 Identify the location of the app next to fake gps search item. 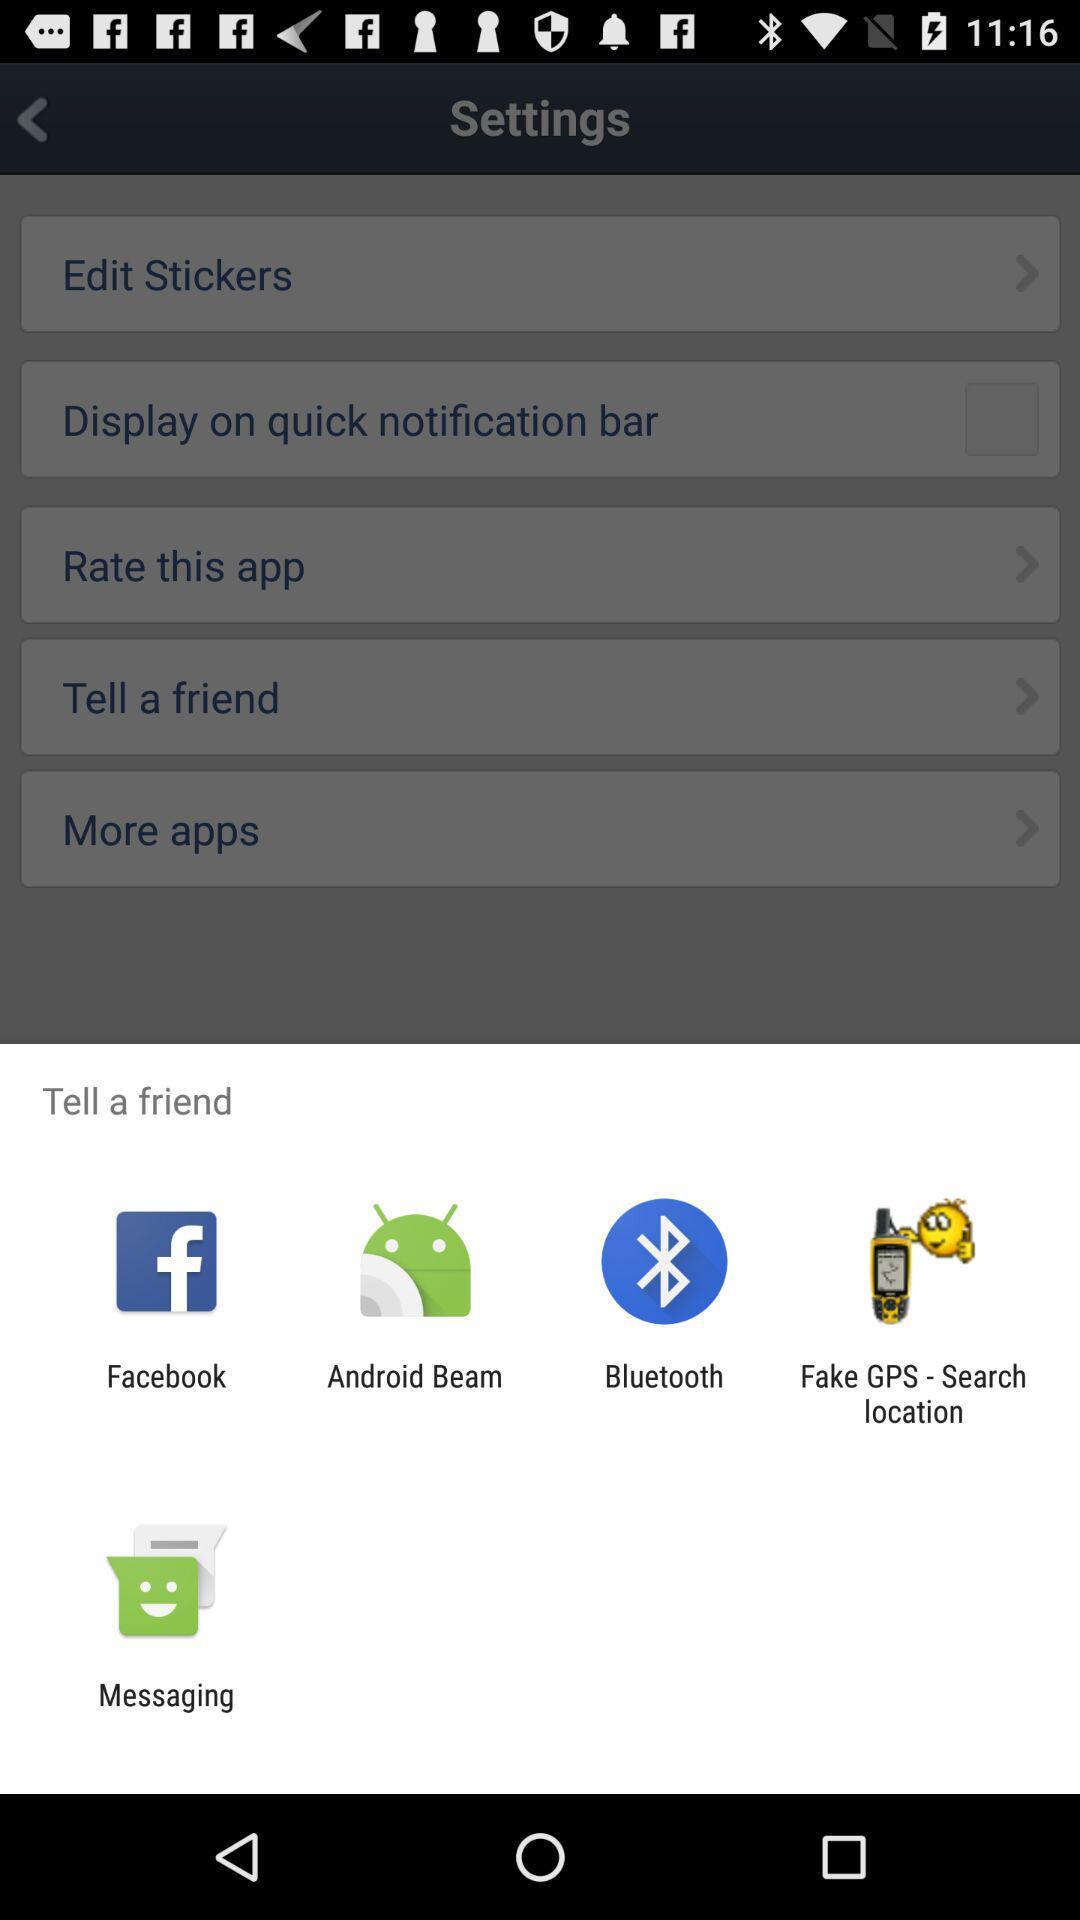
(664, 1392).